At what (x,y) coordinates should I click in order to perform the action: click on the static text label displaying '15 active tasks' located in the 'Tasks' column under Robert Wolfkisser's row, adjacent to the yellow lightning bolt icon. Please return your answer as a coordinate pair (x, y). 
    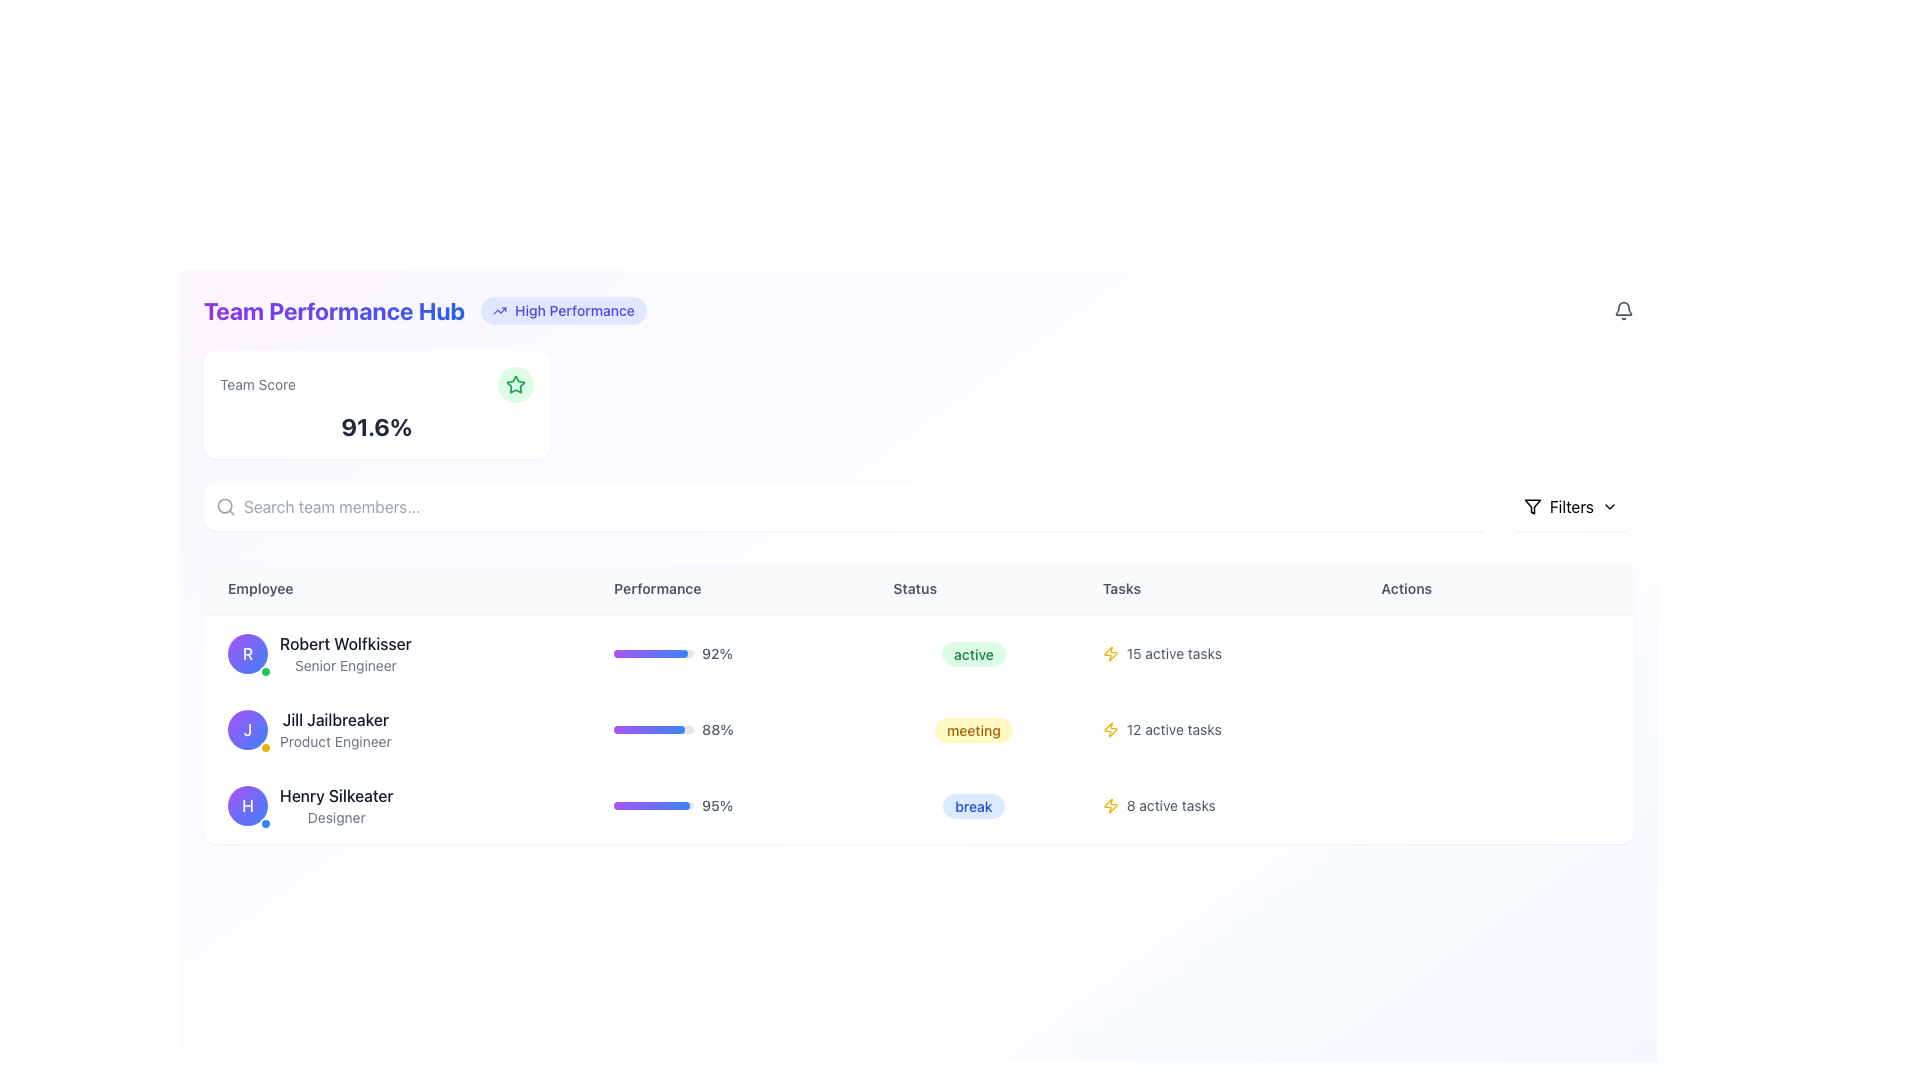
    Looking at the image, I should click on (1174, 654).